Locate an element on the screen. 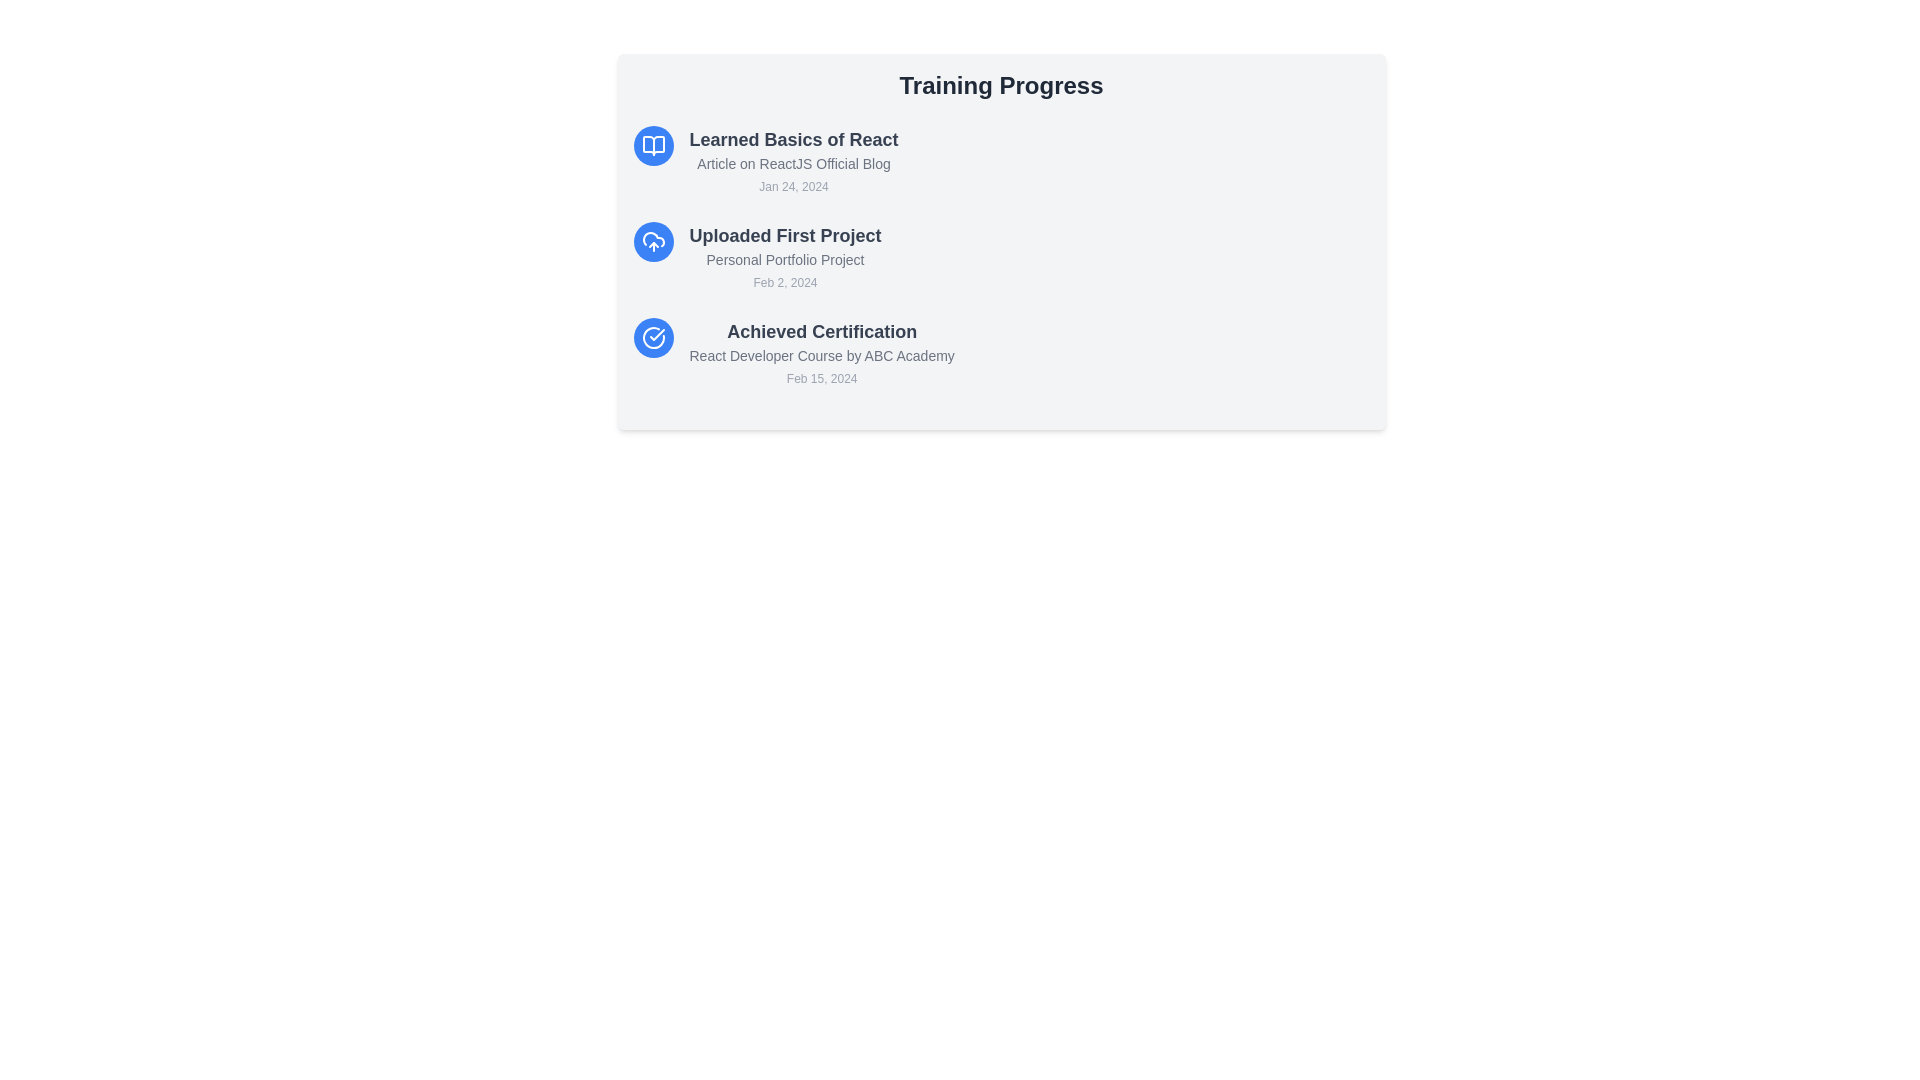 This screenshot has height=1080, width=1920. the informational Text Label that indicates the date associated with the entry 'Learned Basics of React', which is located beneath the text 'Article on ReactJS Official Blog' within the 'Training Progress' section is located at coordinates (793, 186).